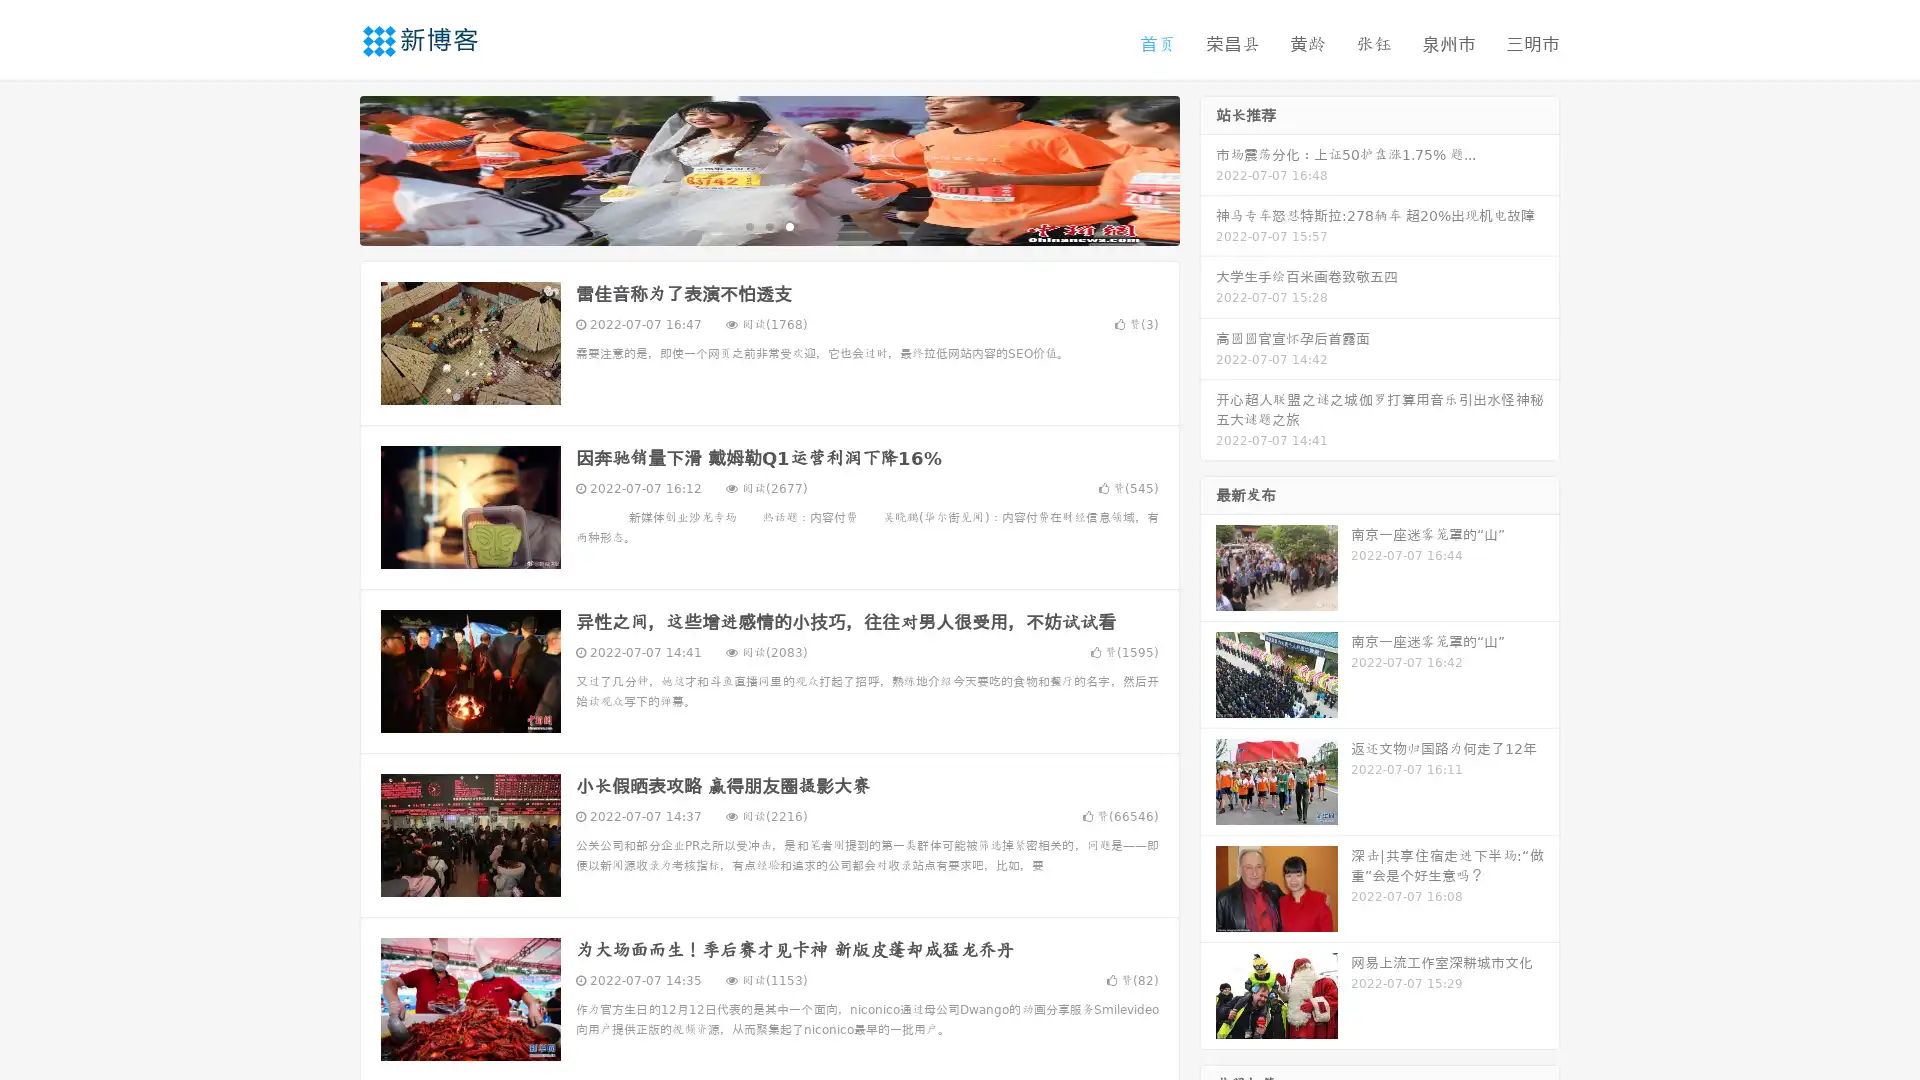 The width and height of the screenshot is (1920, 1080). I want to click on Next slide, so click(1208, 168).